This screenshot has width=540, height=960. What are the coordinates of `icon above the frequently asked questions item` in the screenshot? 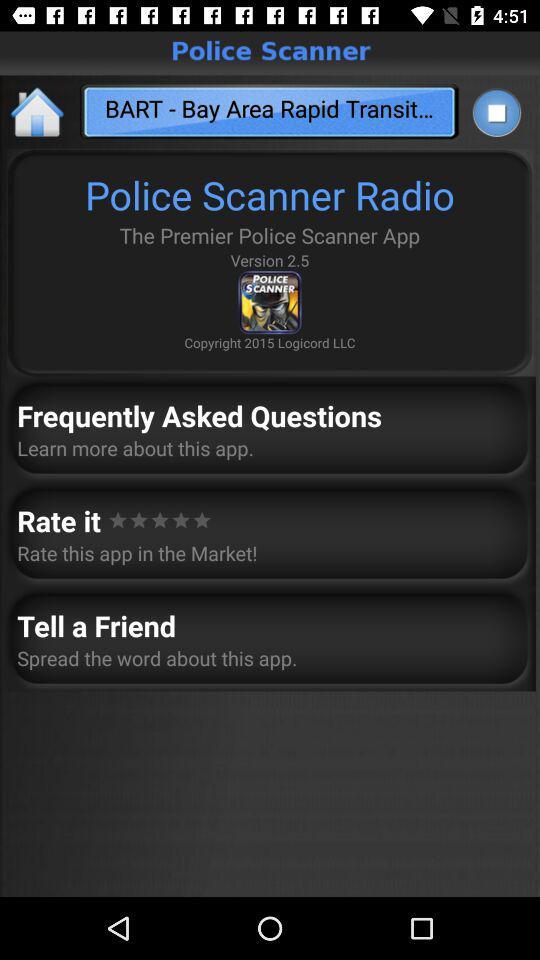 It's located at (38, 111).